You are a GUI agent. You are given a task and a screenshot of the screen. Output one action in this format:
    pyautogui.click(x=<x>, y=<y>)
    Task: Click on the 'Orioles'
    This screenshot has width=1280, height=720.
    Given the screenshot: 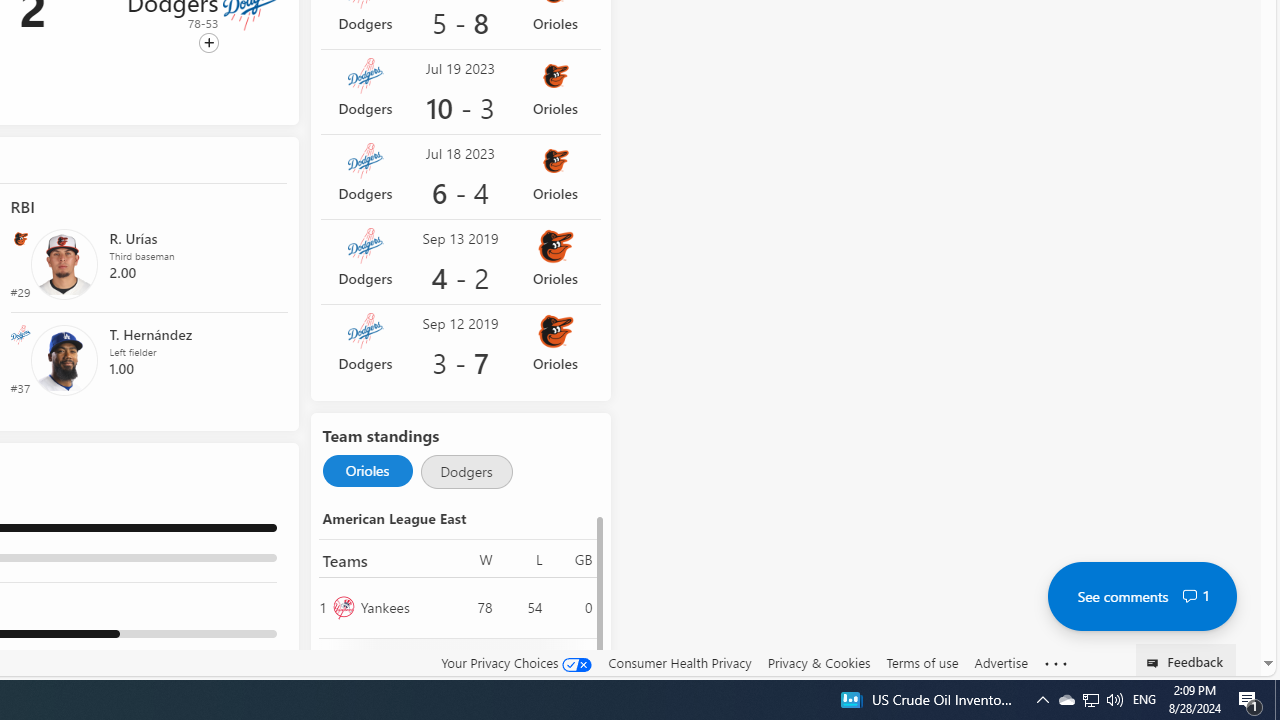 What is the action you would take?
    pyautogui.click(x=367, y=471)
    